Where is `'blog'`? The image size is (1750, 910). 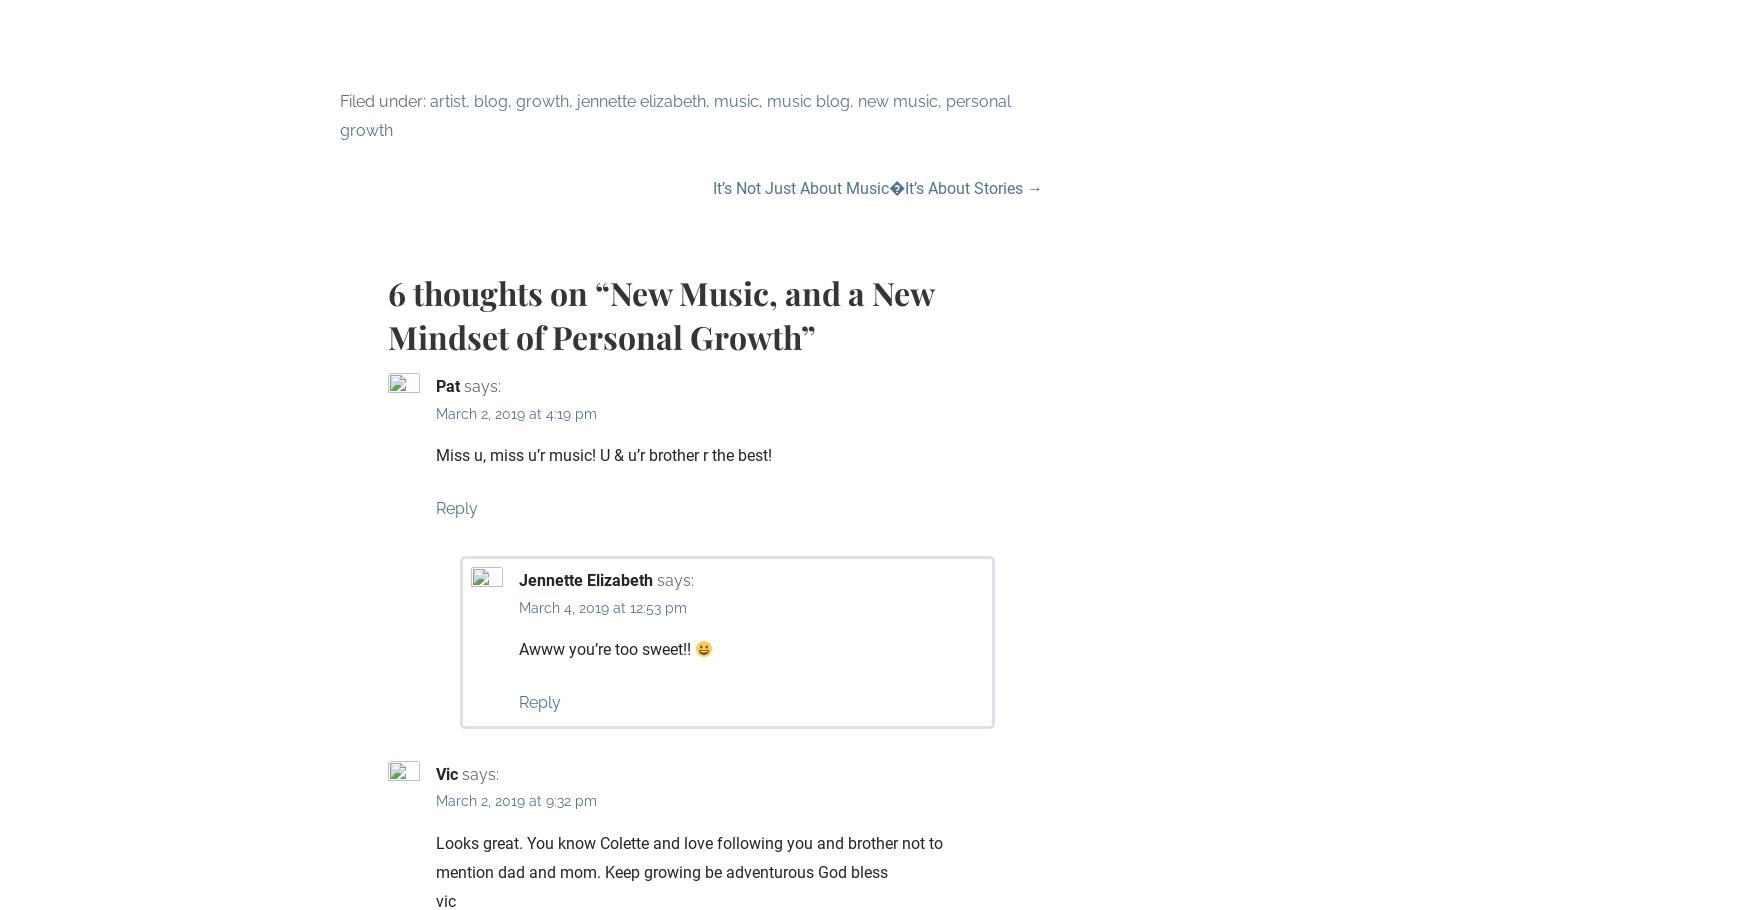 'blog' is located at coordinates (474, 101).